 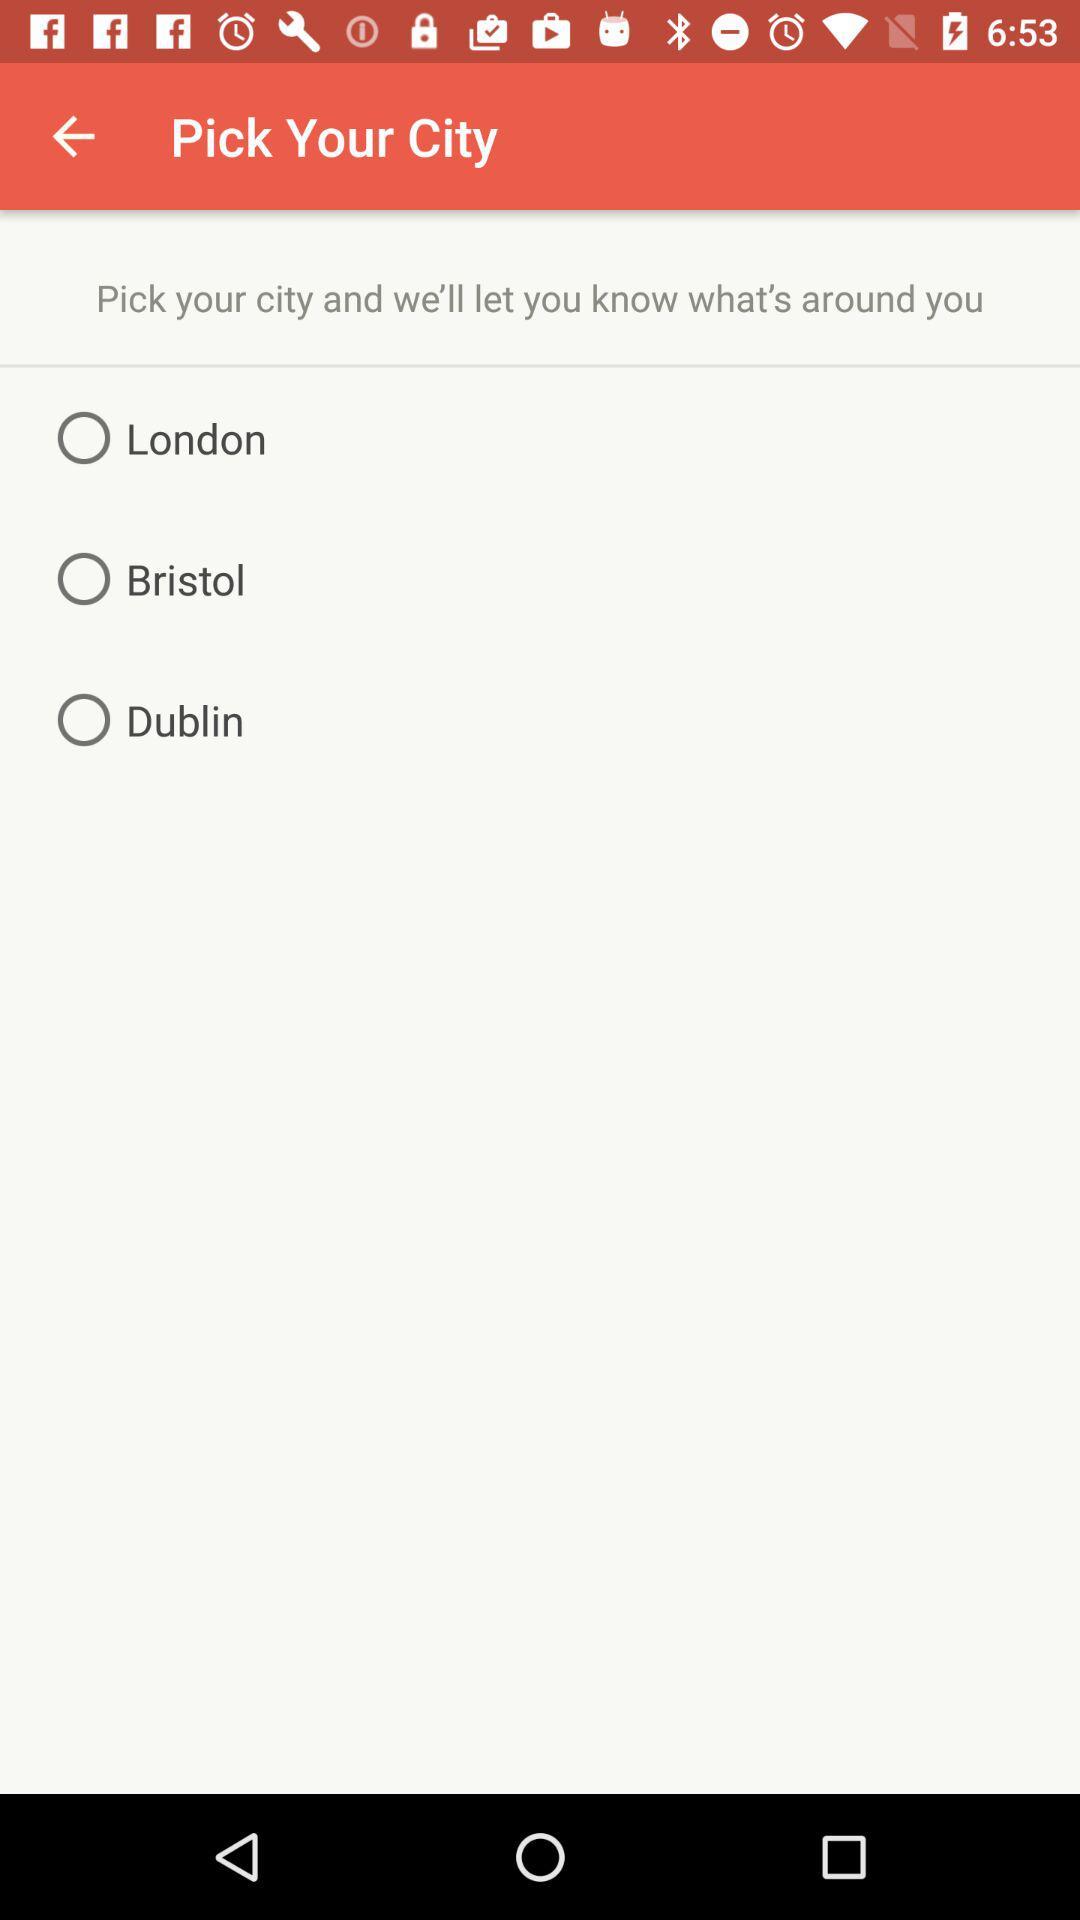 I want to click on item above bristol item, so click(x=153, y=436).